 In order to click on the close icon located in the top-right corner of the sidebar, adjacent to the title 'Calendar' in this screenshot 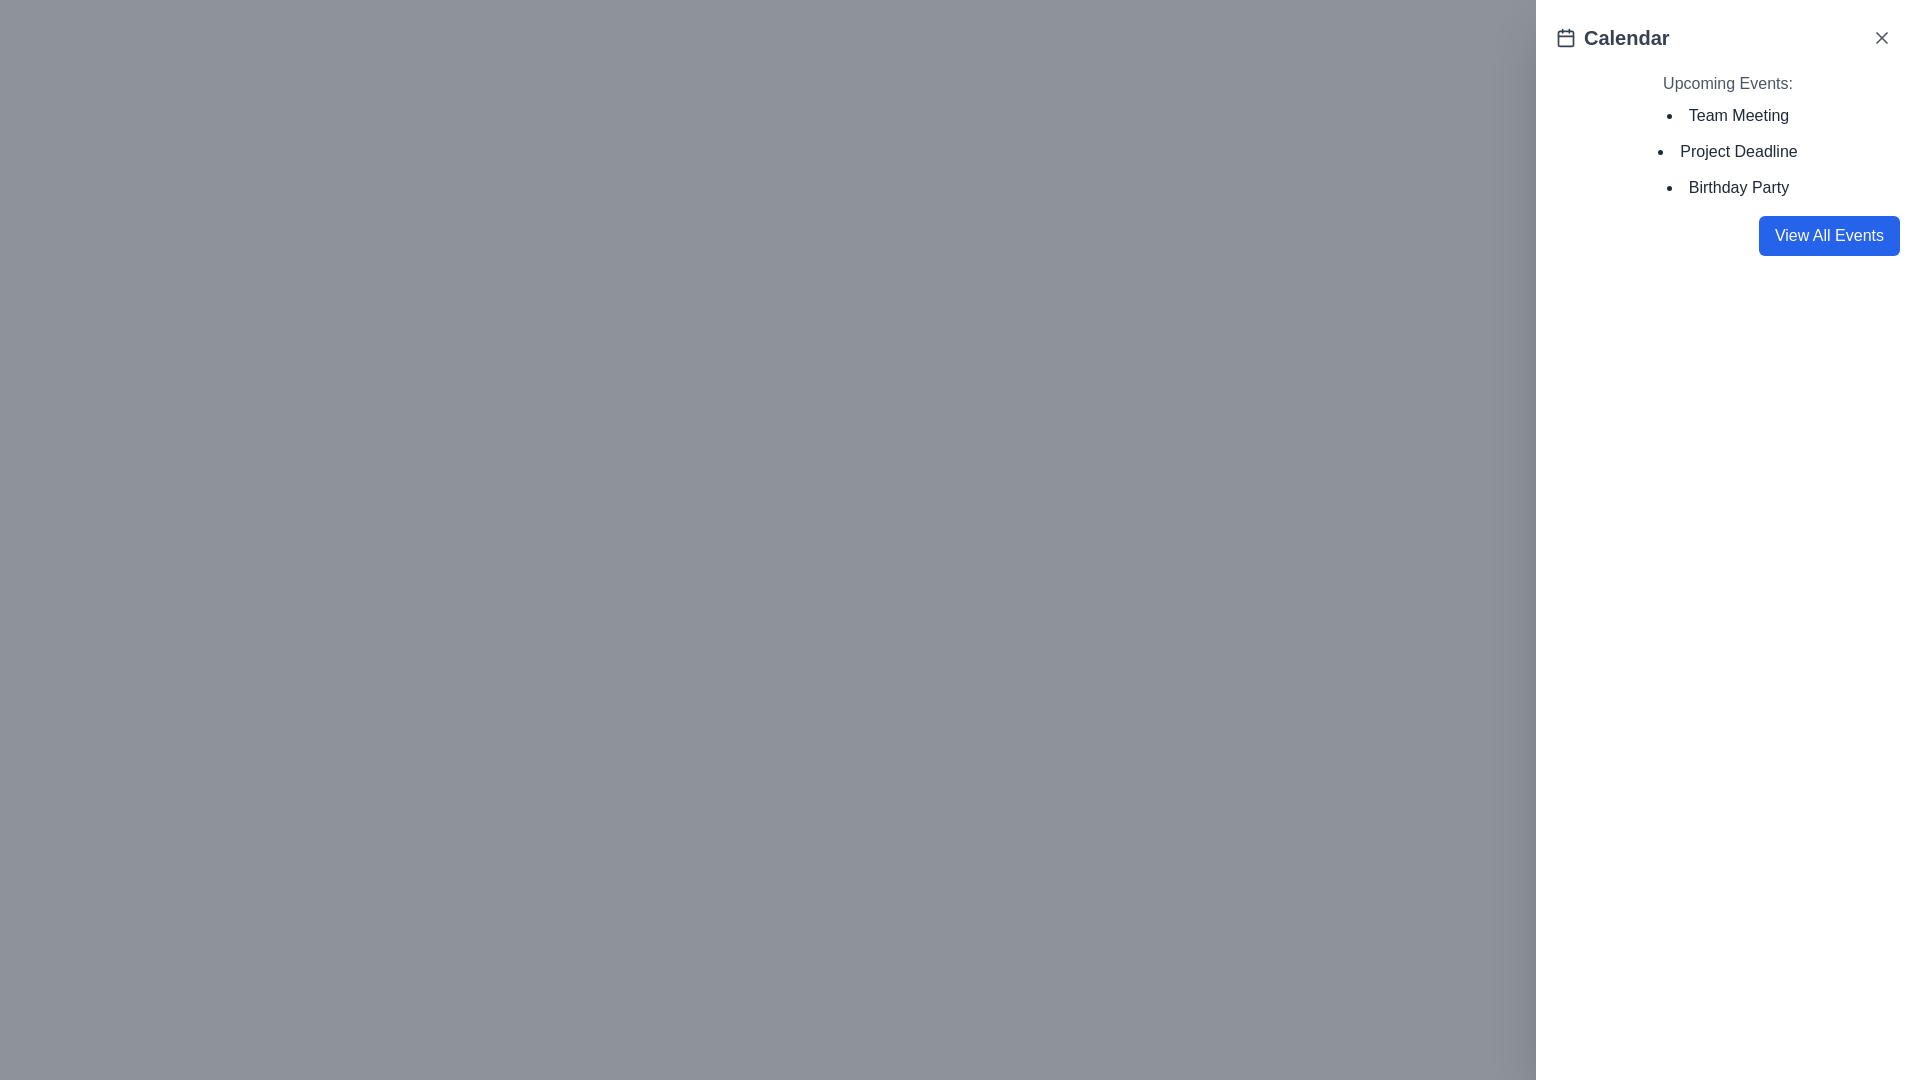, I will do `click(1880, 38)`.